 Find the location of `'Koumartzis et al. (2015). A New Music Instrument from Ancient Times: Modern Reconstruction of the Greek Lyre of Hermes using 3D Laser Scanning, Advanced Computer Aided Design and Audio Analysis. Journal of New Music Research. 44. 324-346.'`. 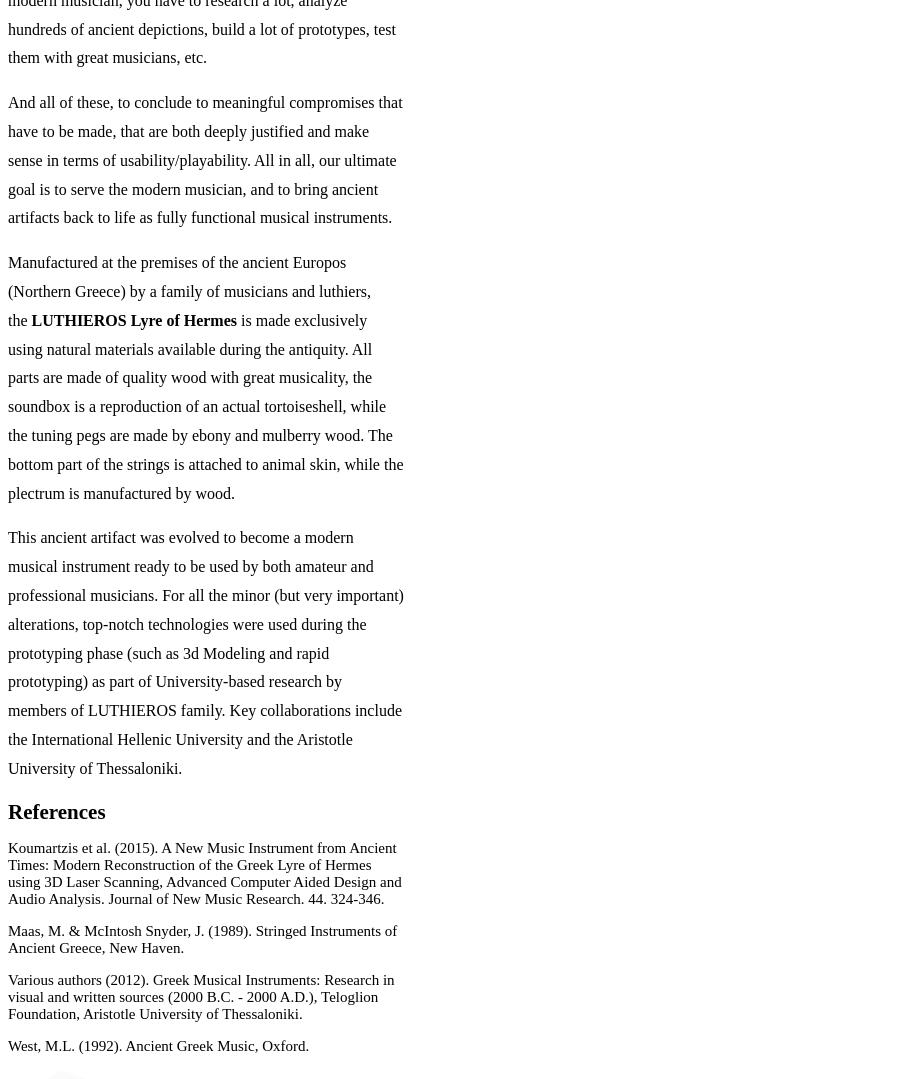

'Koumartzis et al. (2015). A New Music Instrument from Ancient Times: Modern Reconstruction of the Greek Lyre of Hermes using 3D Laser Scanning, Advanced Computer Aided Design and Audio Analysis. Journal of New Music Research. 44. 324-346.' is located at coordinates (204, 872).